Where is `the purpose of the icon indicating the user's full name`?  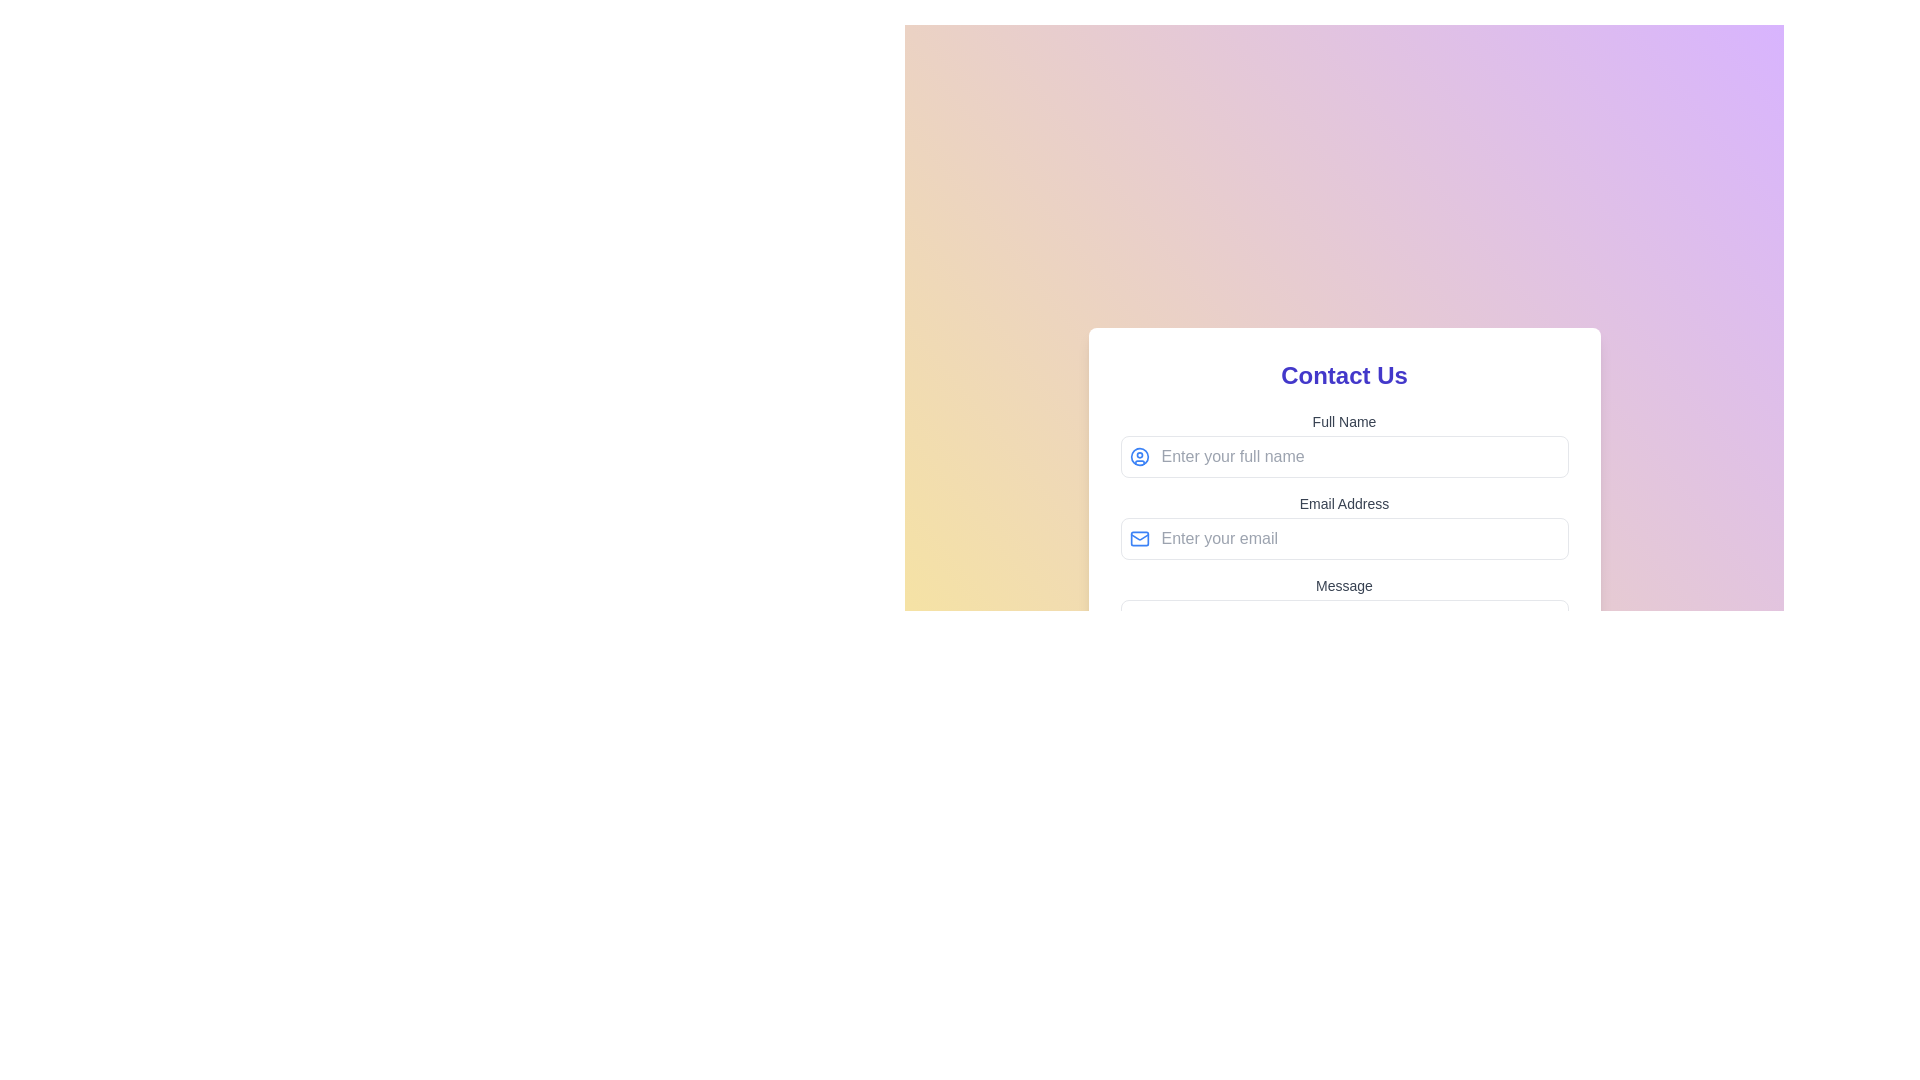
the purpose of the icon indicating the user's full name is located at coordinates (1139, 456).